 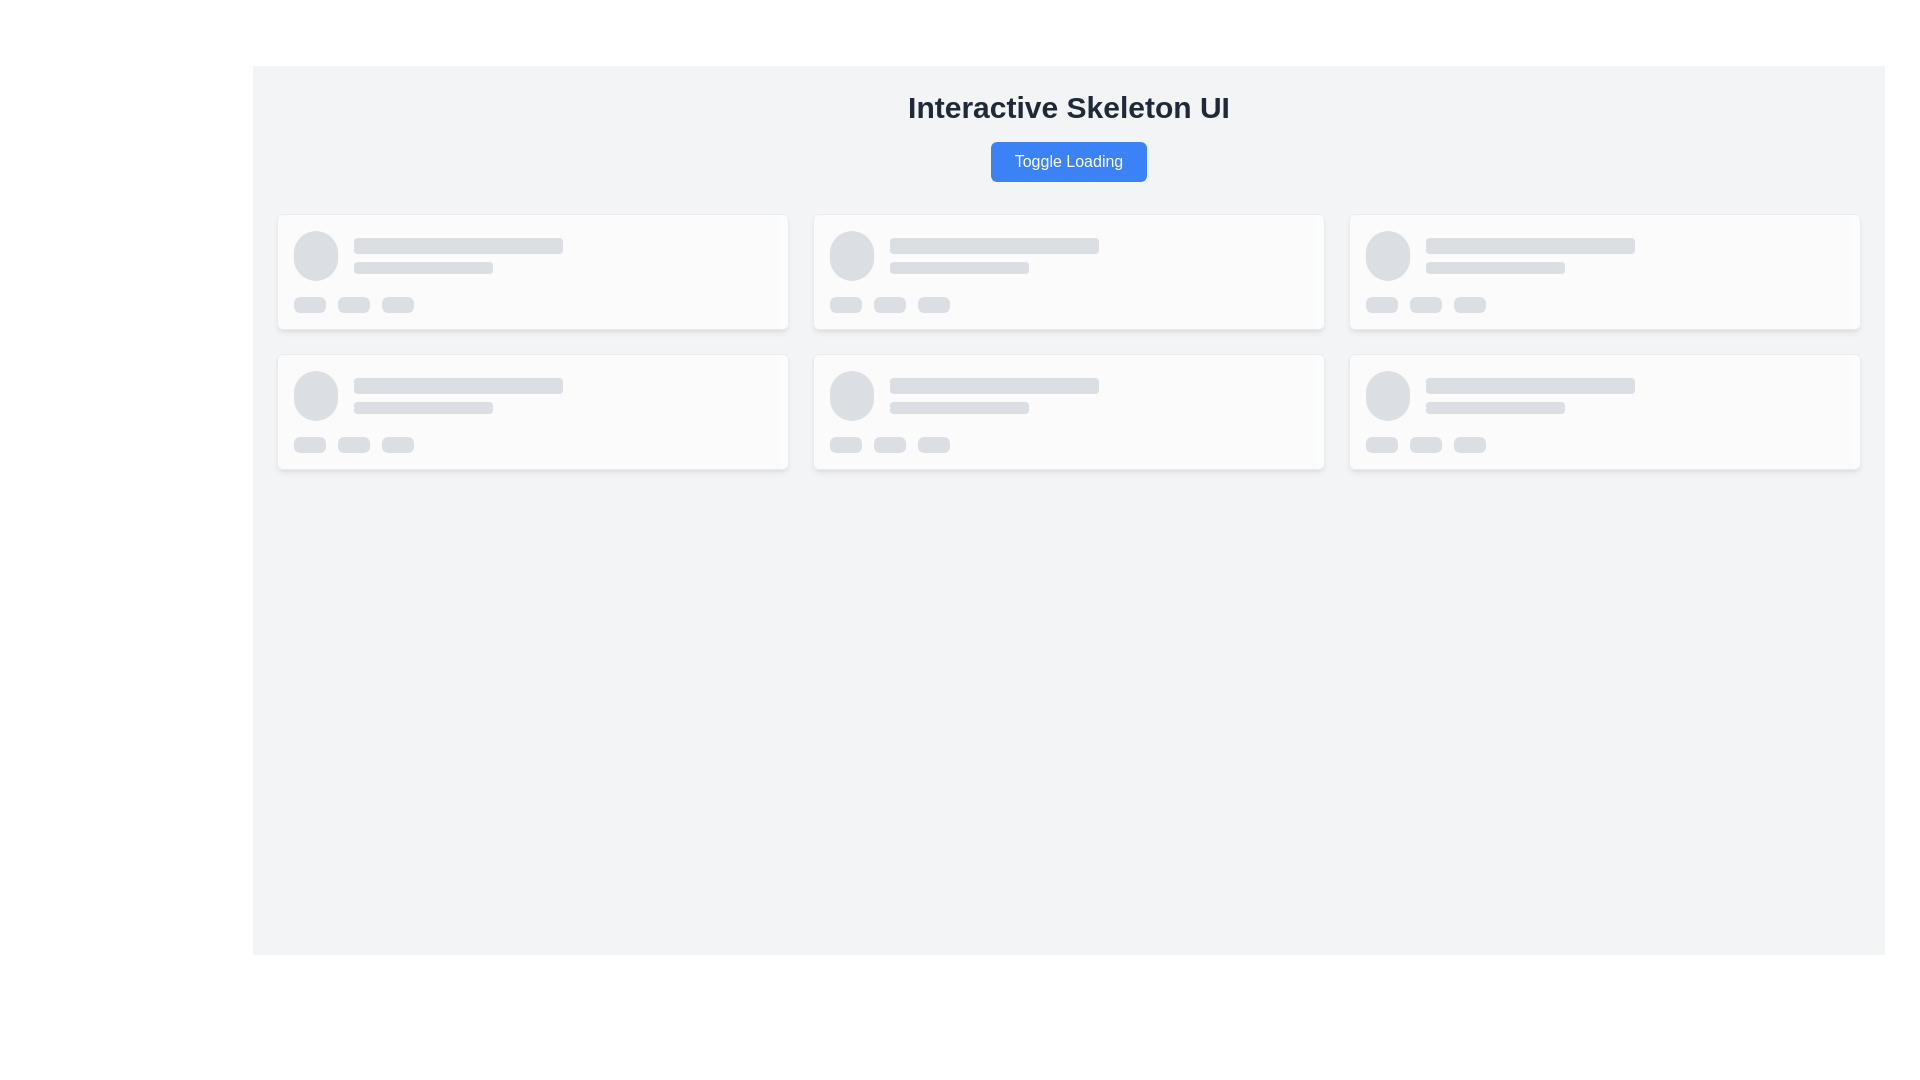 What do you see at coordinates (933, 443) in the screenshot?
I see `the third button with rounded corners and a light gray background located in the lower-right section of the second row in the UI grid` at bounding box center [933, 443].